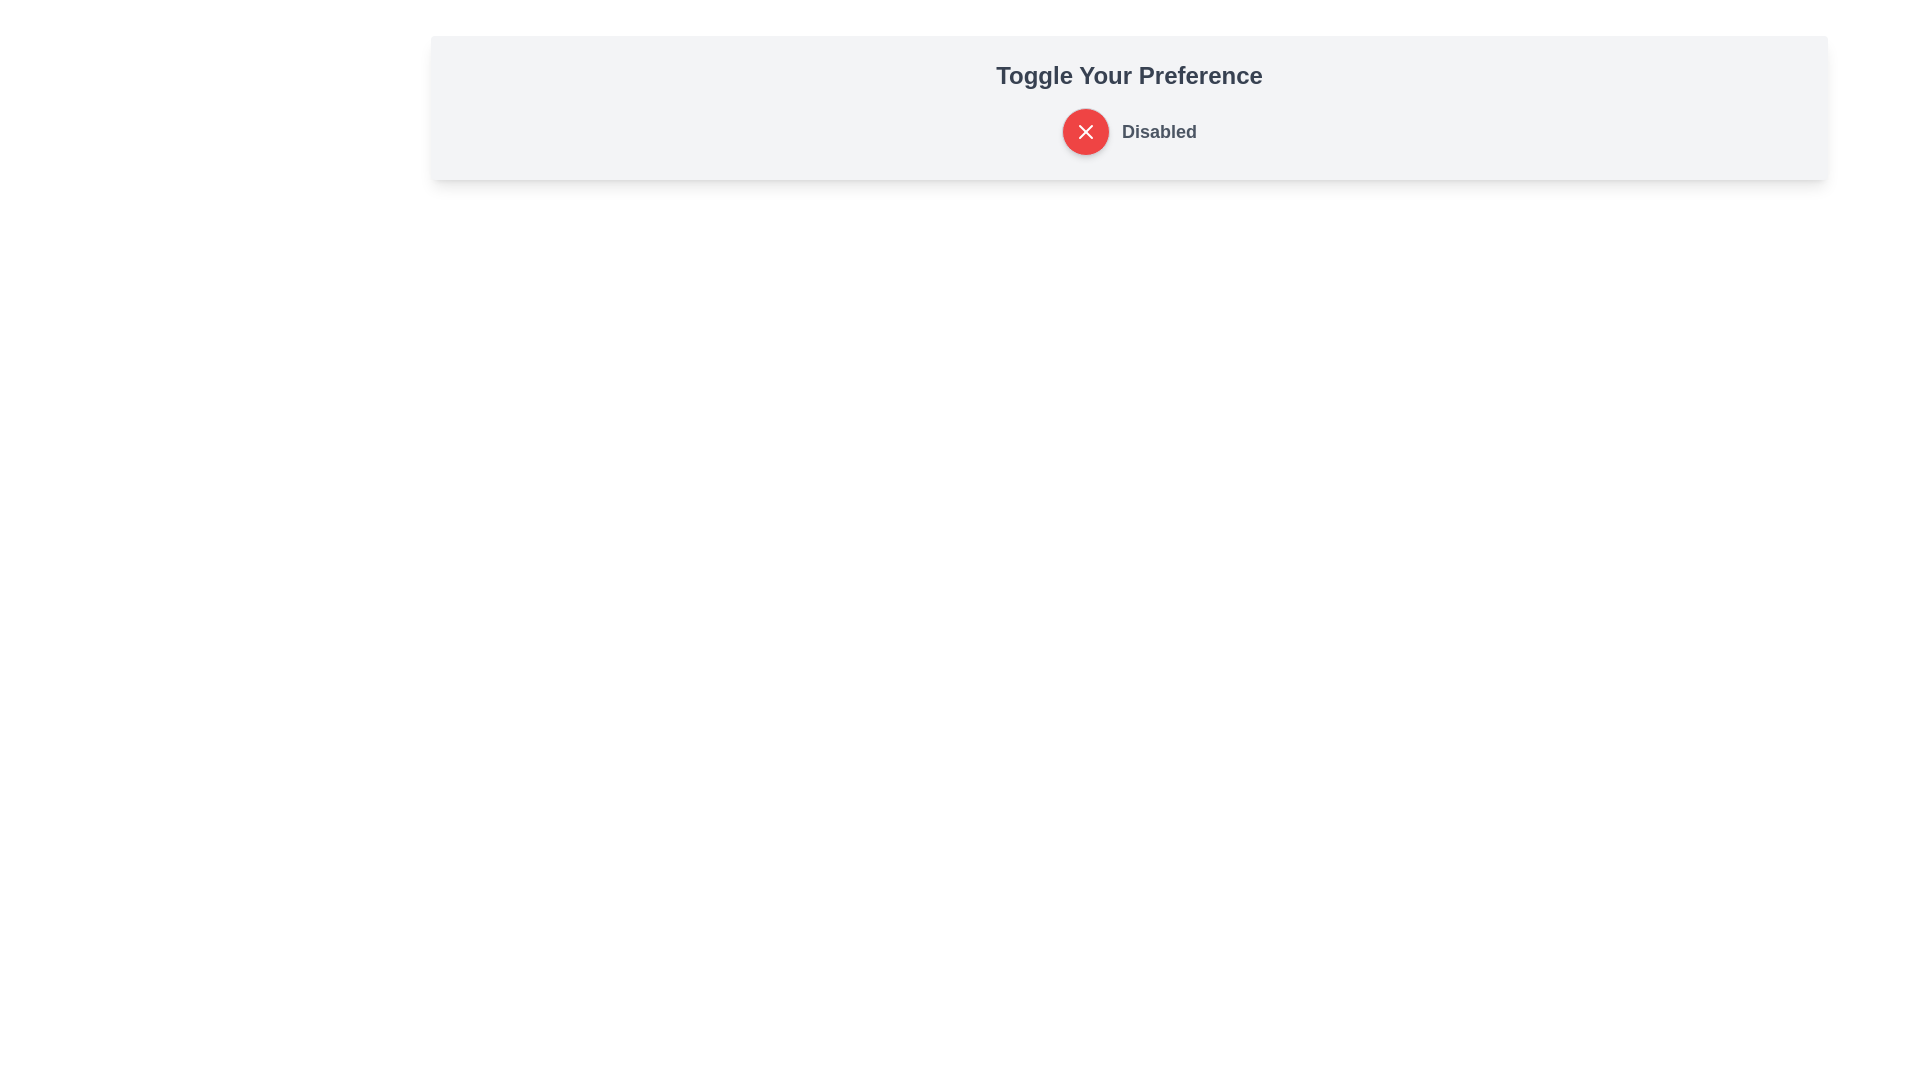  Describe the element at coordinates (1084, 131) in the screenshot. I see `toggle button to switch its state` at that location.